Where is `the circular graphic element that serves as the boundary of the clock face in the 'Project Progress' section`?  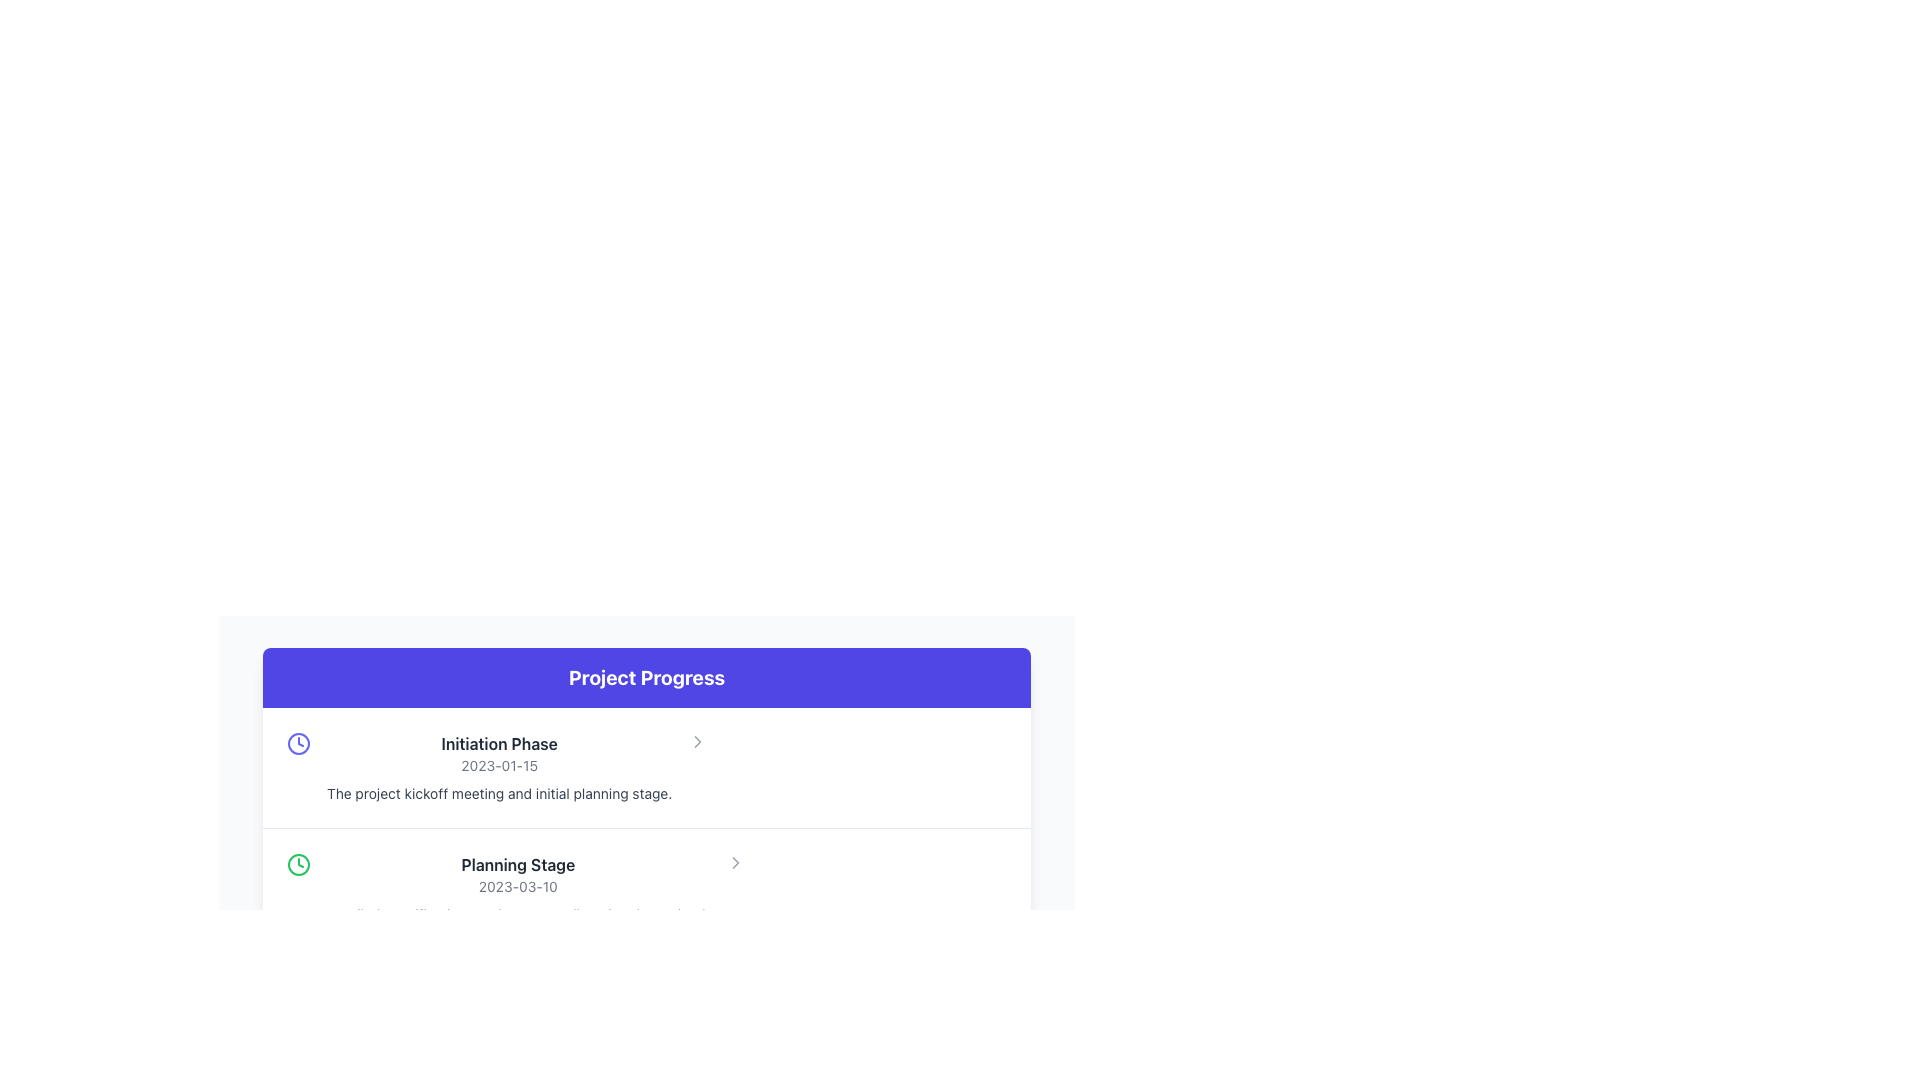
the circular graphic element that serves as the boundary of the clock face in the 'Project Progress' section is located at coordinates (297, 985).